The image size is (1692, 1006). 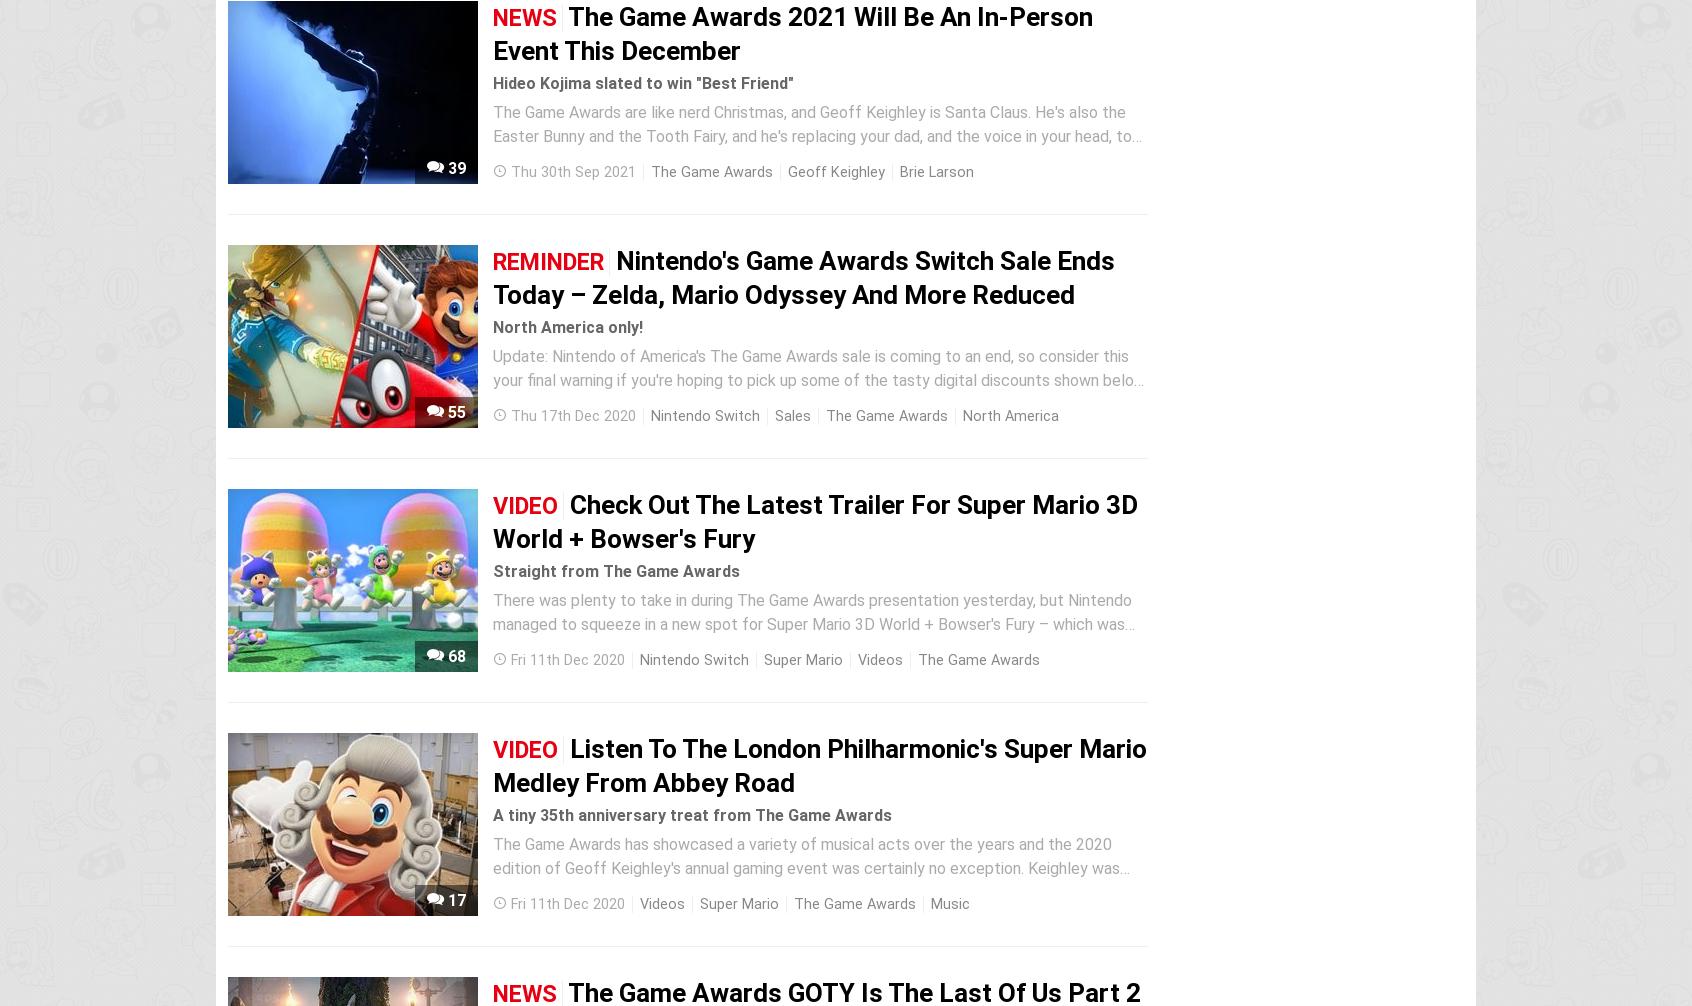 What do you see at coordinates (572, 172) in the screenshot?
I see `'Thu 30th Sep 2021'` at bounding box center [572, 172].